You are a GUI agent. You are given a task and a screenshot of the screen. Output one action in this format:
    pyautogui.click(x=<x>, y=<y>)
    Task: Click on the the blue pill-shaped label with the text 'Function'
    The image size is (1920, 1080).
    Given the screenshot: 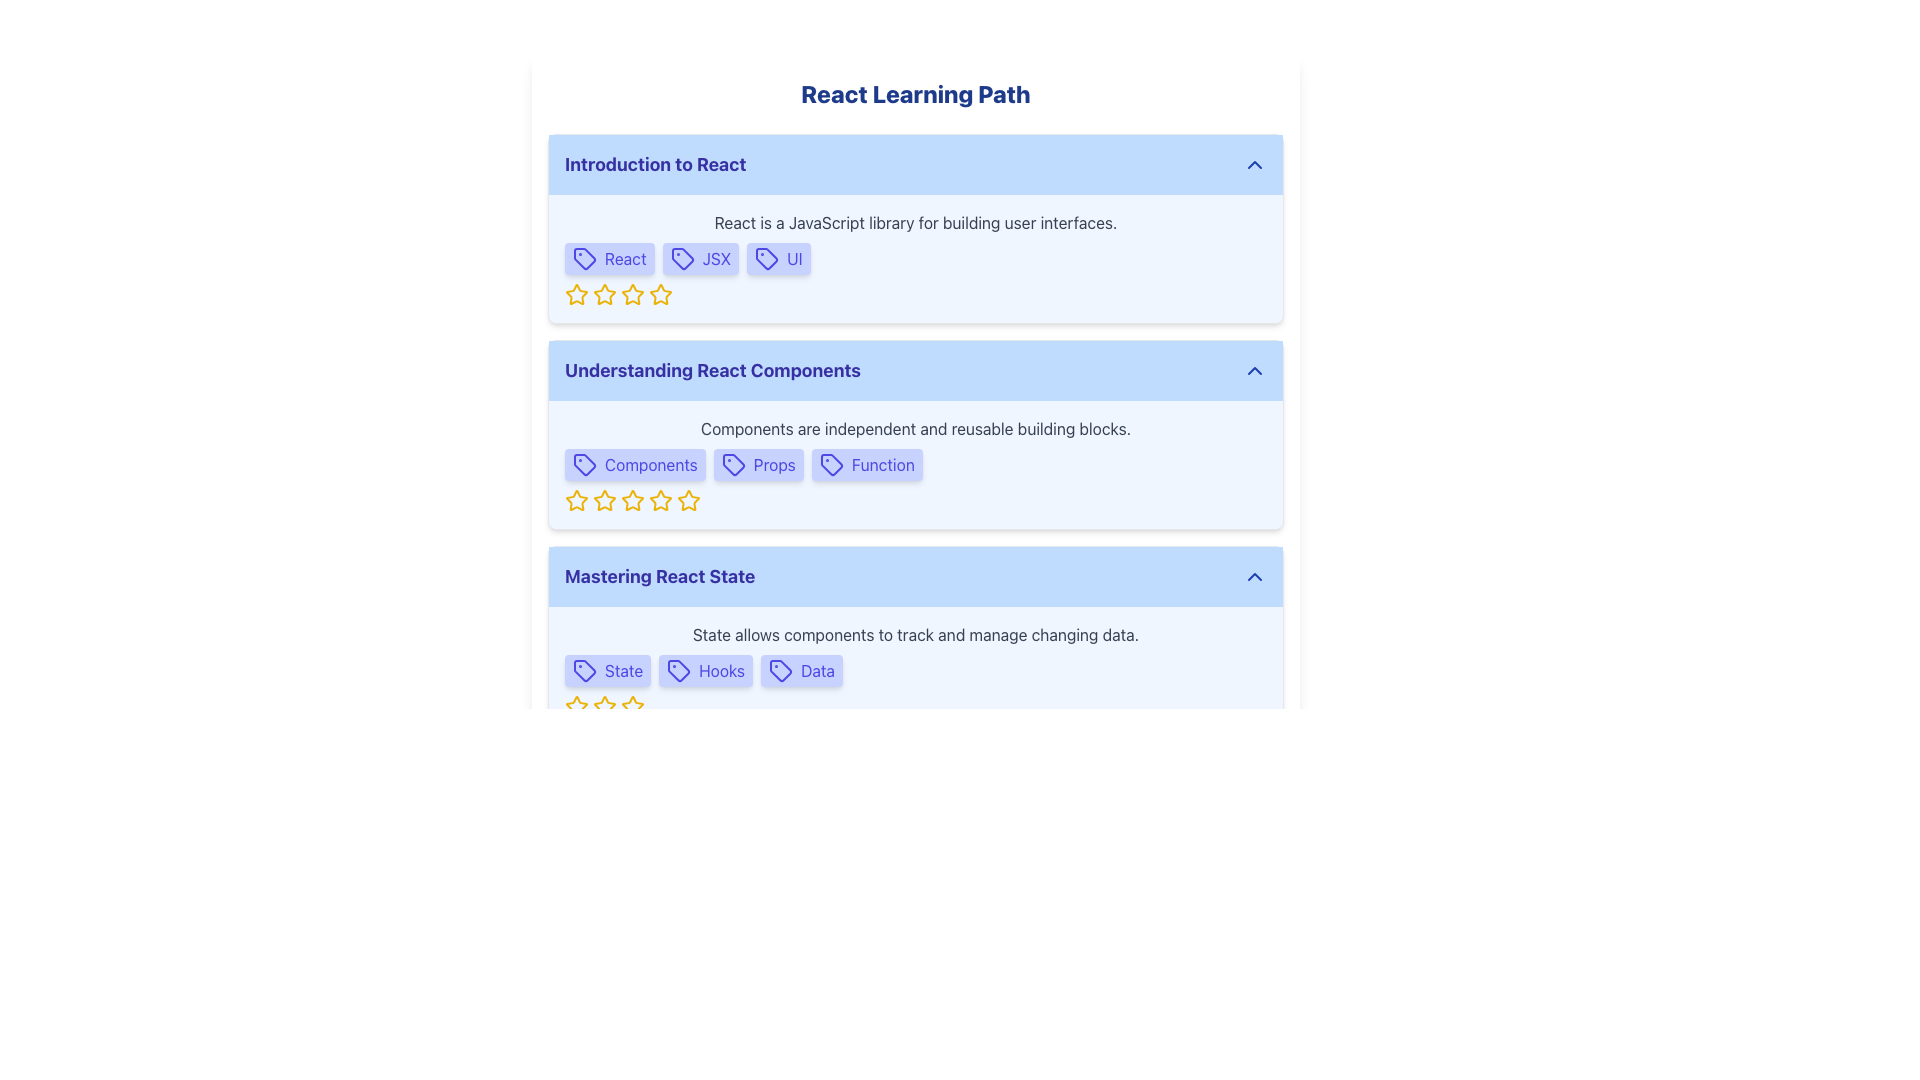 What is the action you would take?
    pyautogui.click(x=867, y=465)
    